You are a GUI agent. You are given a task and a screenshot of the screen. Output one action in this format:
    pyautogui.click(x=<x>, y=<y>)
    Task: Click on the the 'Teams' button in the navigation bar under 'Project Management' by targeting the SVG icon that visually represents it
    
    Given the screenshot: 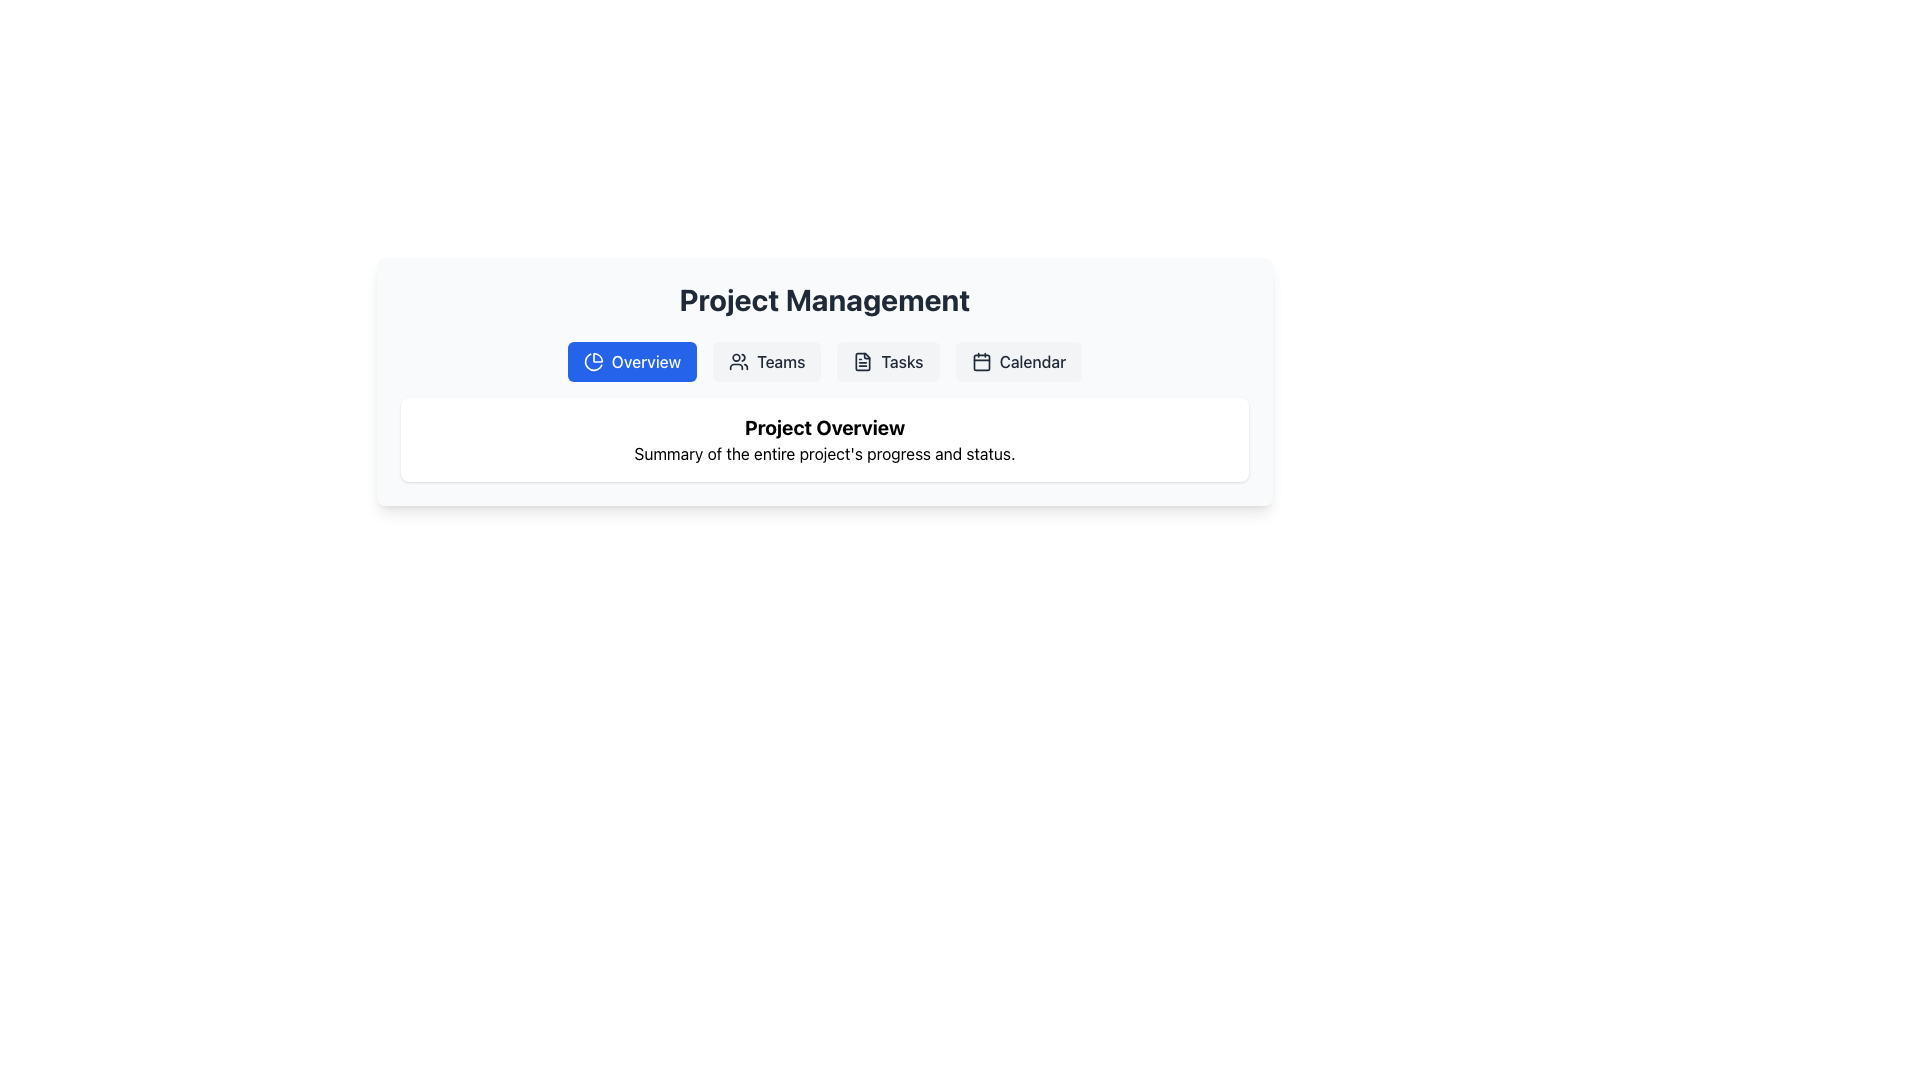 What is the action you would take?
    pyautogui.click(x=738, y=362)
    